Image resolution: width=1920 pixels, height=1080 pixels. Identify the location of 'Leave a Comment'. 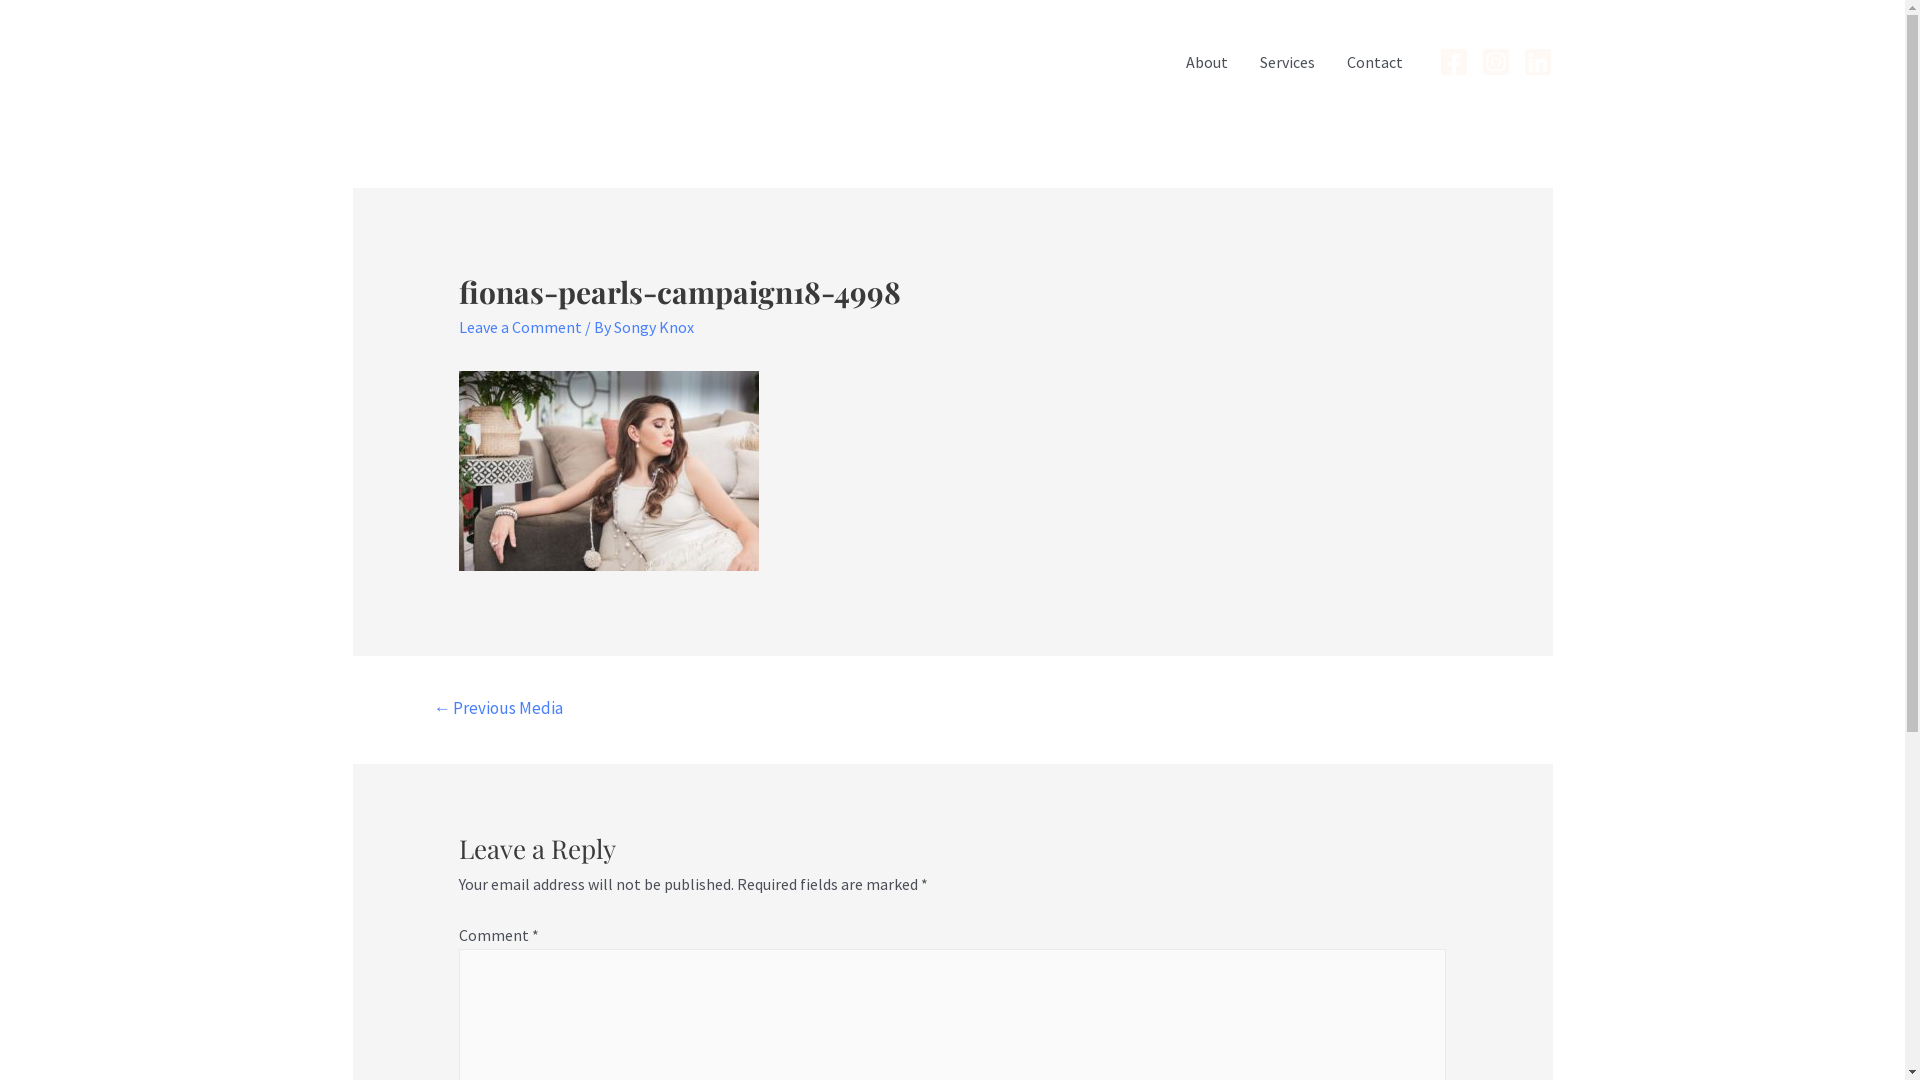
(520, 325).